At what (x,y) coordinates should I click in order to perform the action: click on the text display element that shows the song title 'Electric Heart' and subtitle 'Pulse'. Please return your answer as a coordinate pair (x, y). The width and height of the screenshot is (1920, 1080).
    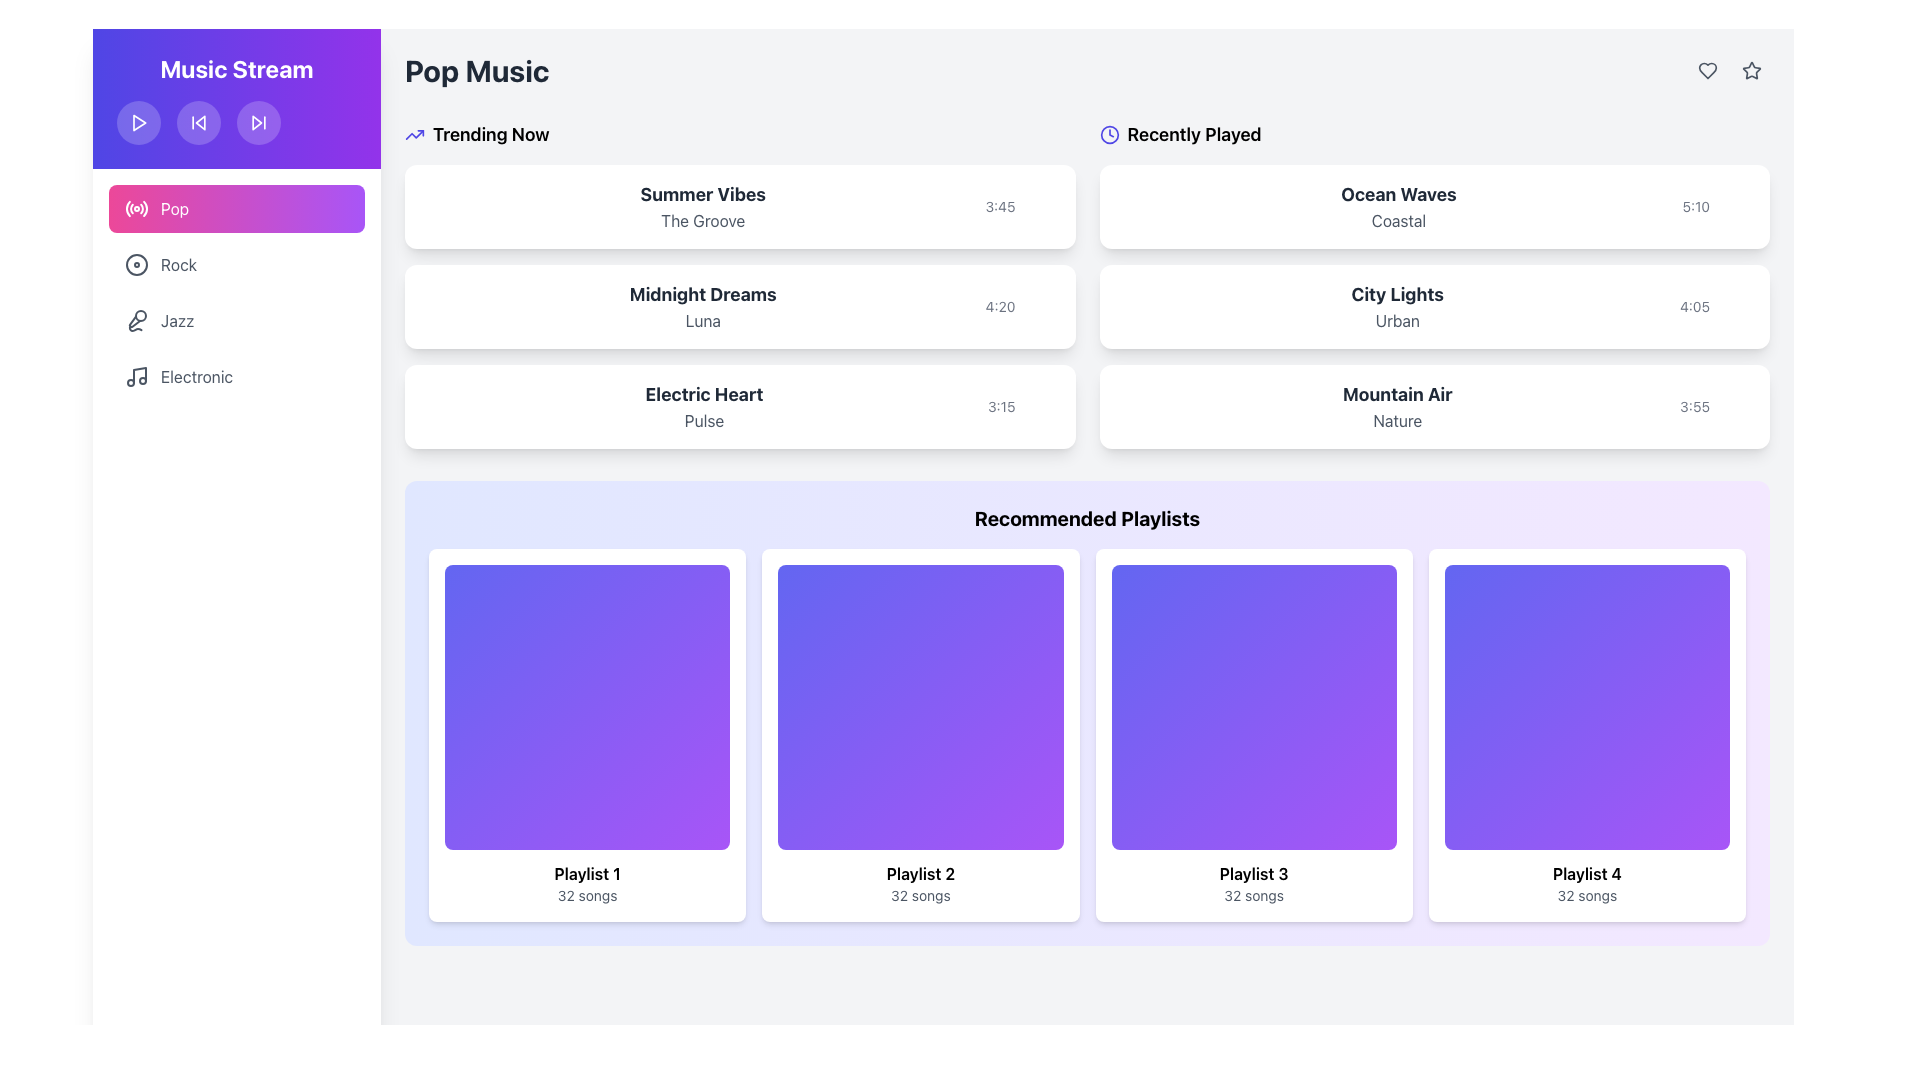
    Looking at the image, I should click on (704, 406).